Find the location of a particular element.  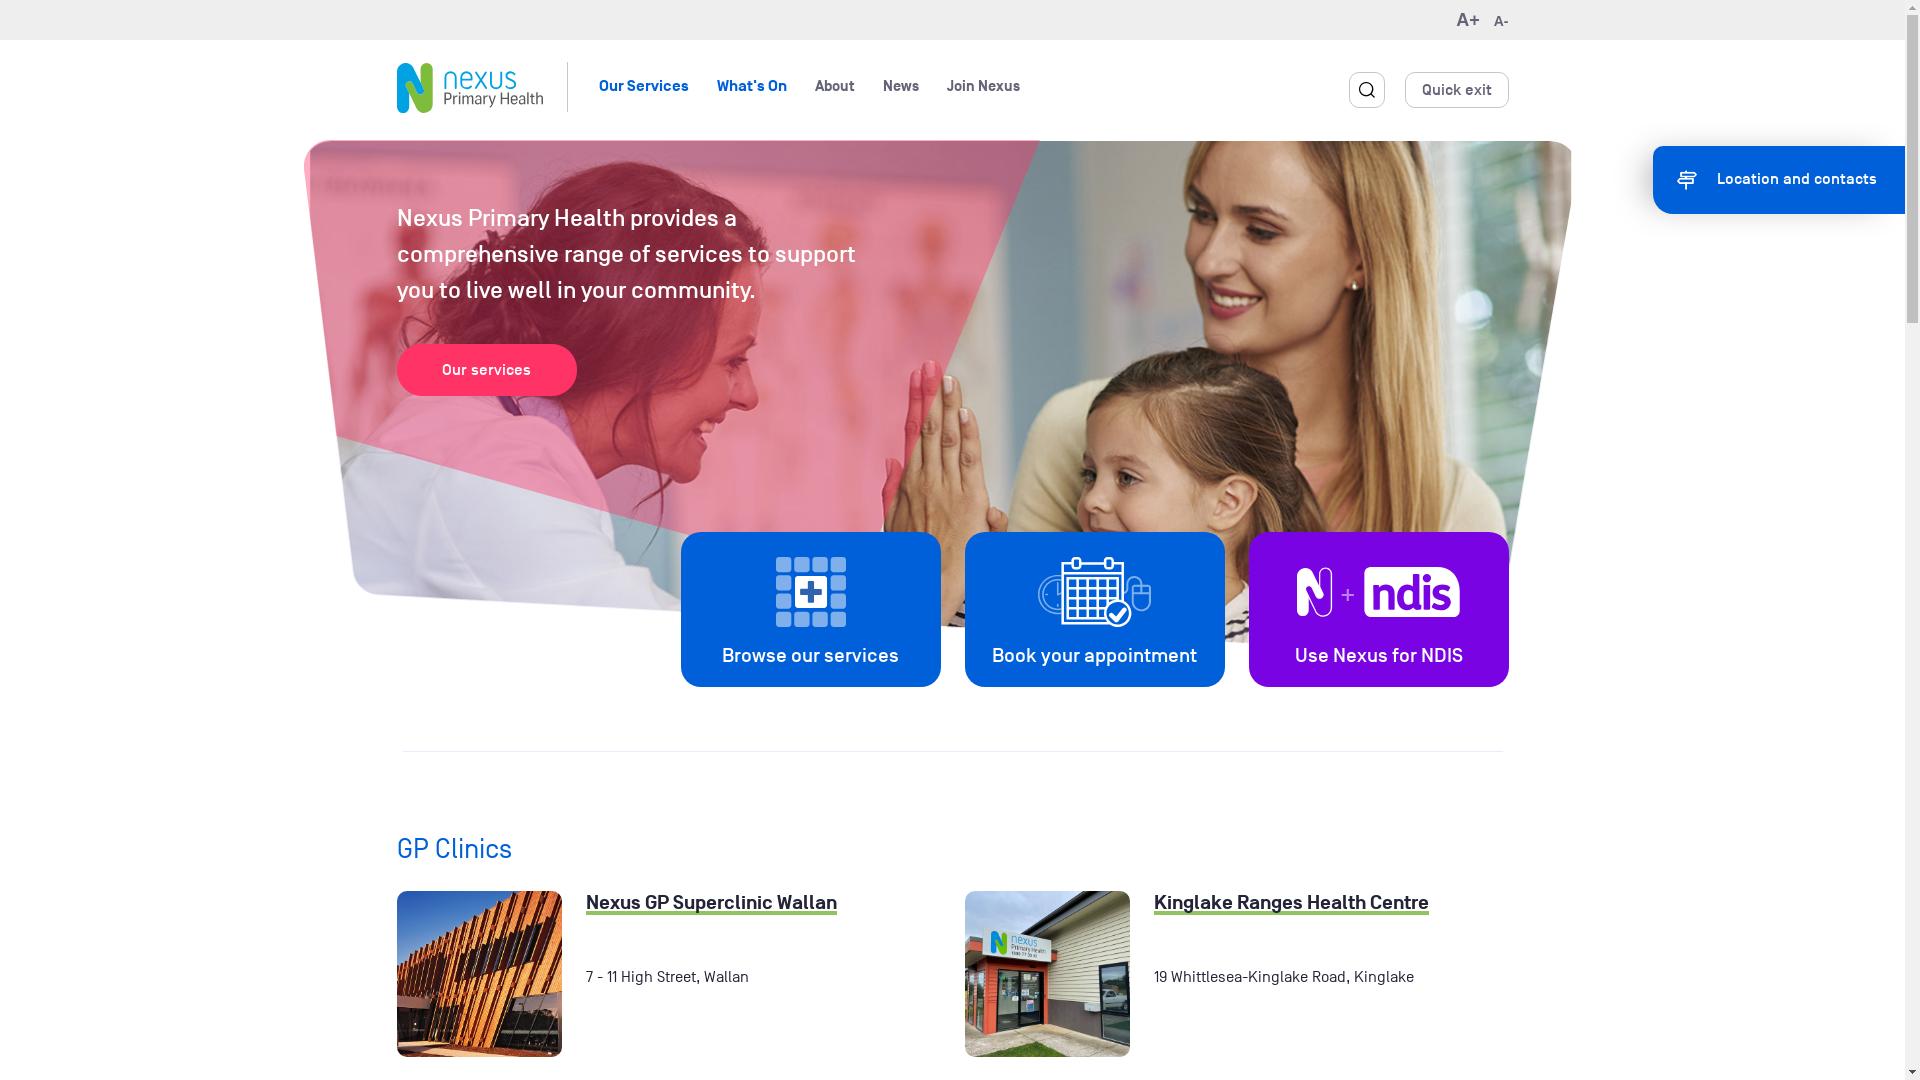

'A+' is located at coordinates (1468, 20).